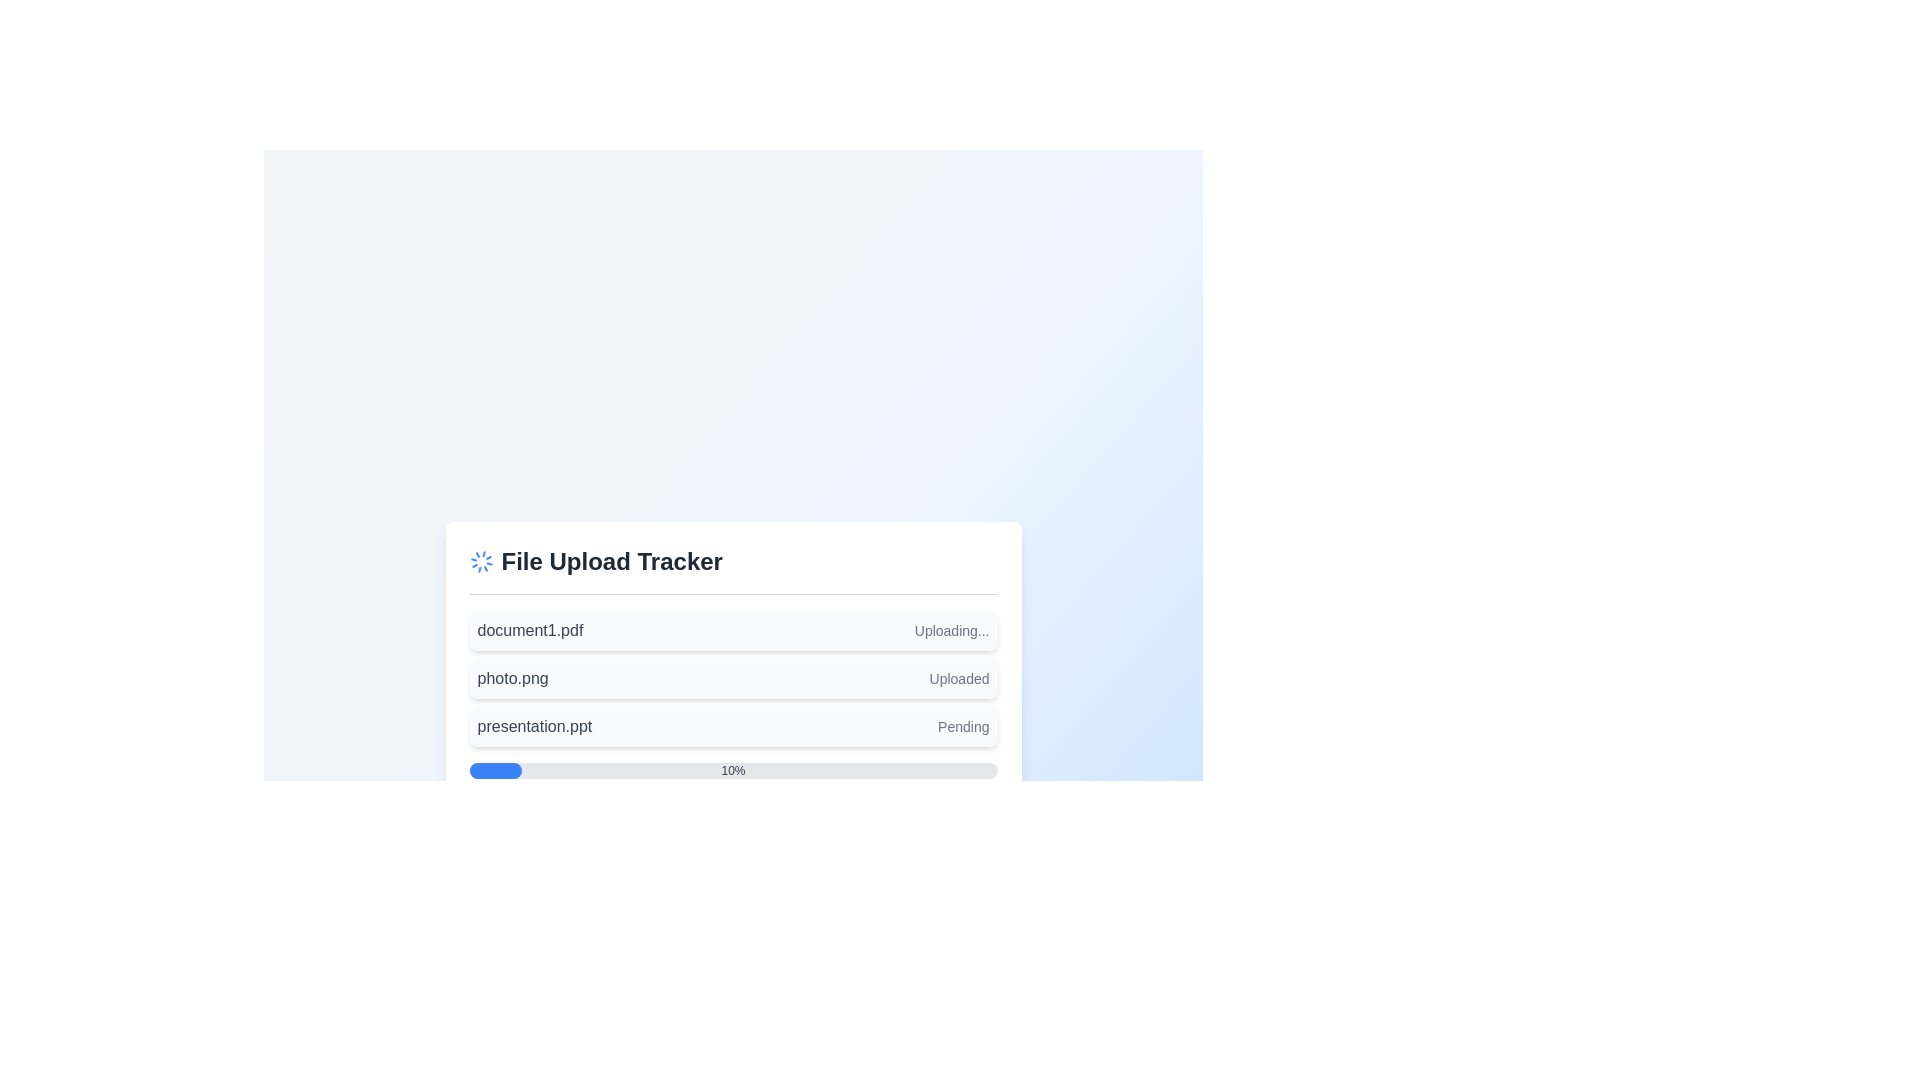  I want to click on text displayed in the '10%' label, which is a small, bold, gray text centered above the progress bar in the 'File Upload Tracker' UI component, so click(732, 769).